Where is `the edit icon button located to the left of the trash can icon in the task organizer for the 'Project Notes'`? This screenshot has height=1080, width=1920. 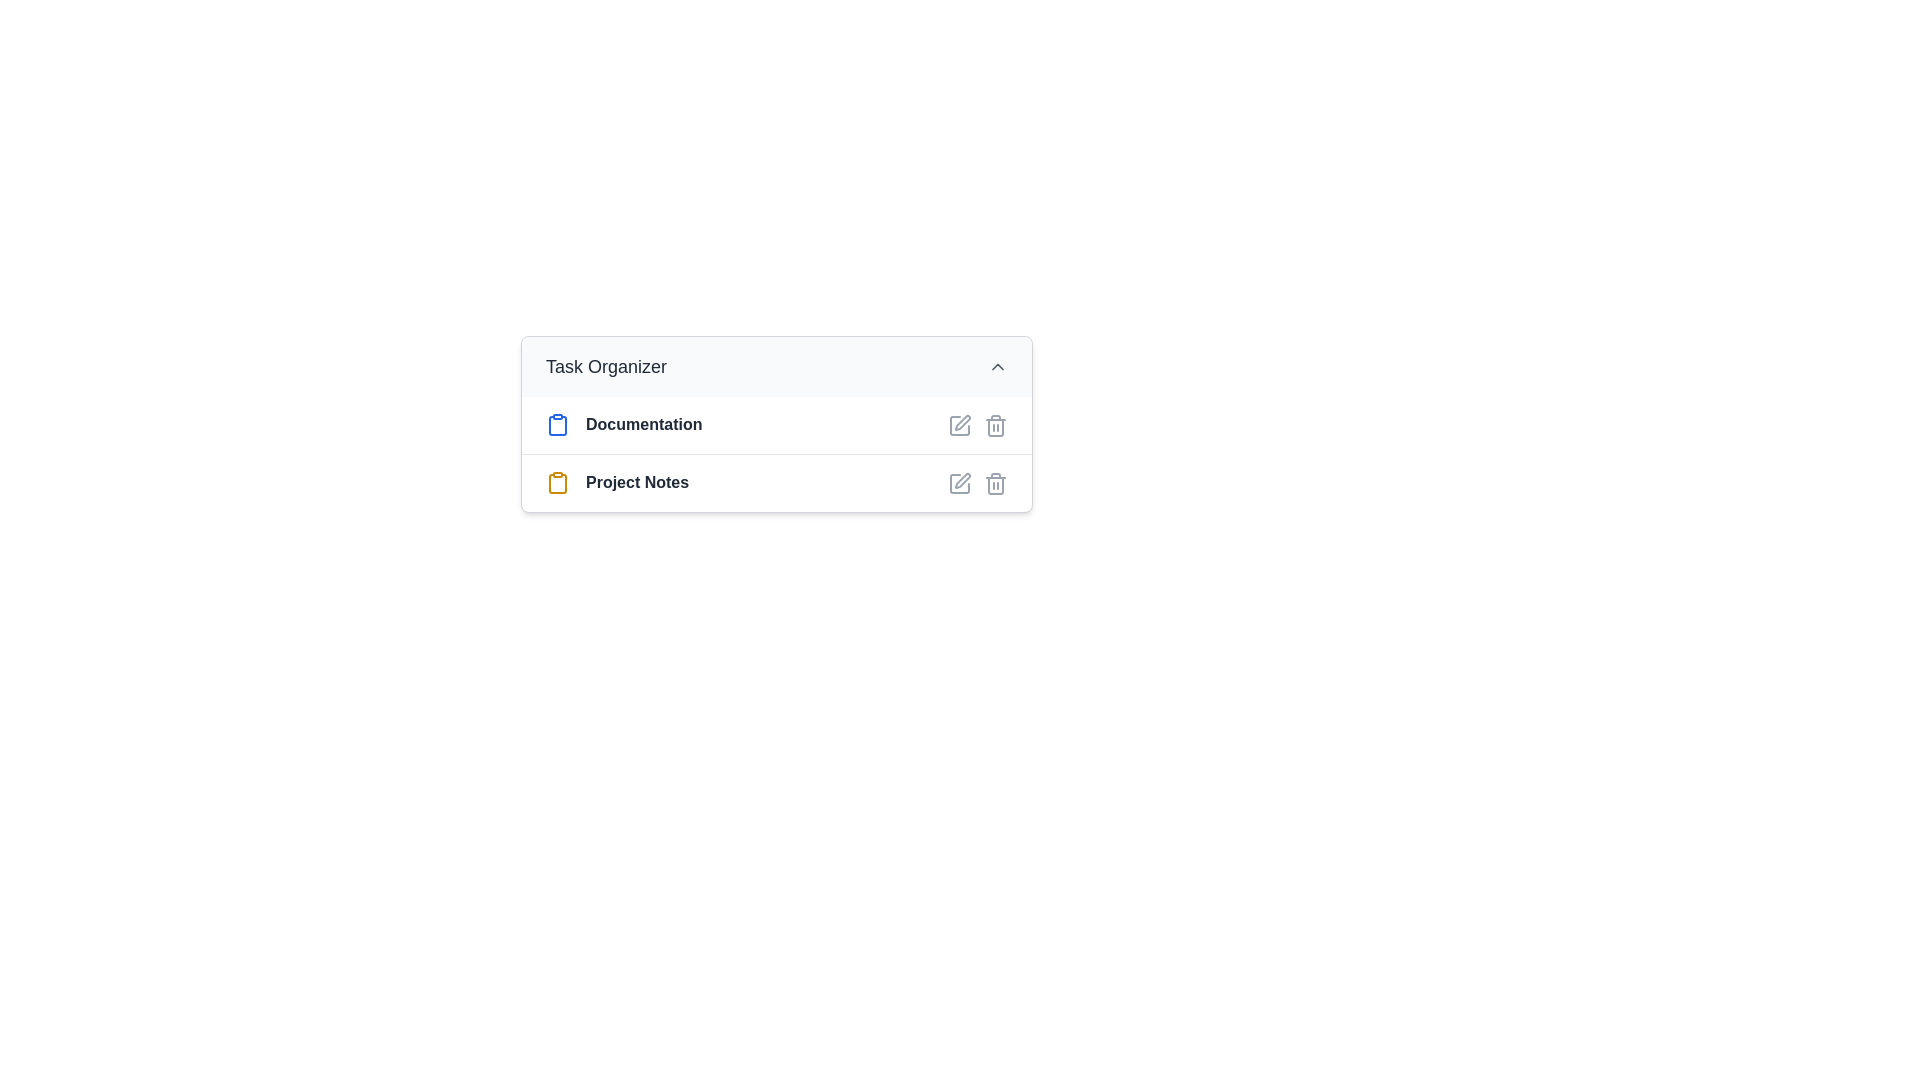 the edit icon button located to the left of the trash can icon in the task organizer for the 'Project Notes' is located at coordinates (960, 482).